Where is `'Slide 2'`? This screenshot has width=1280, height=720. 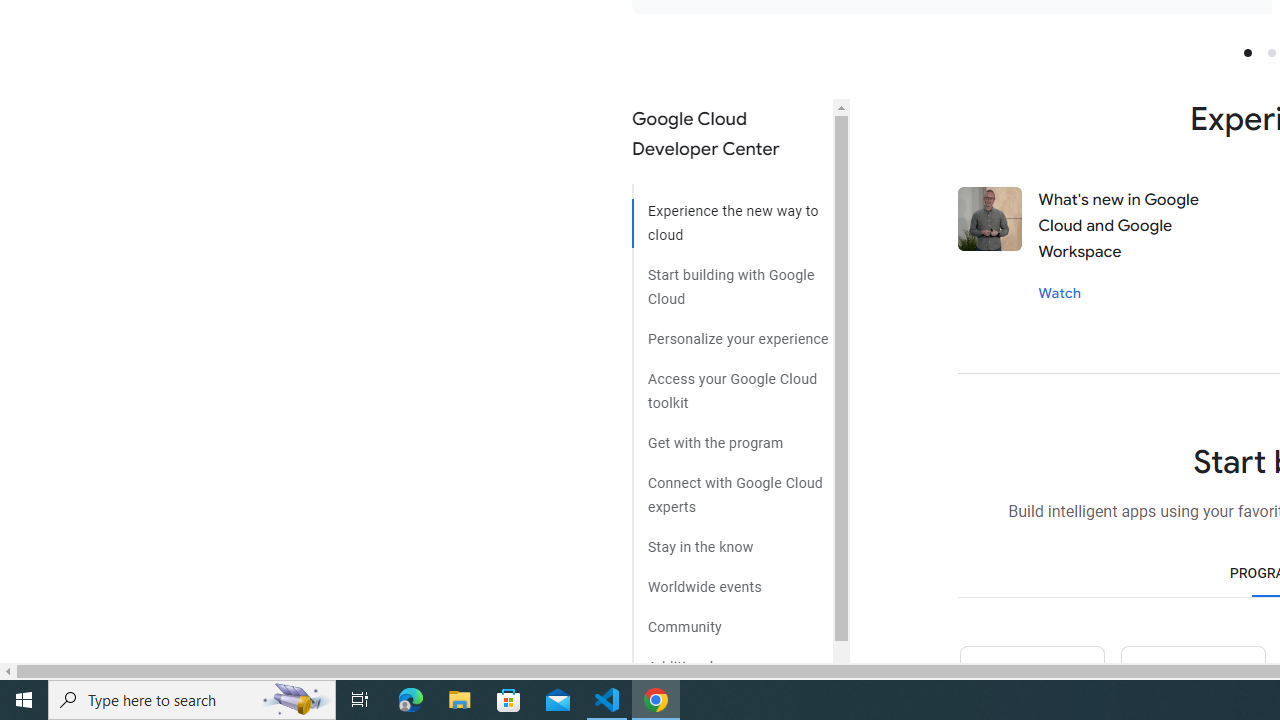
'Slide 2' is located at coordinates (1270, 51).